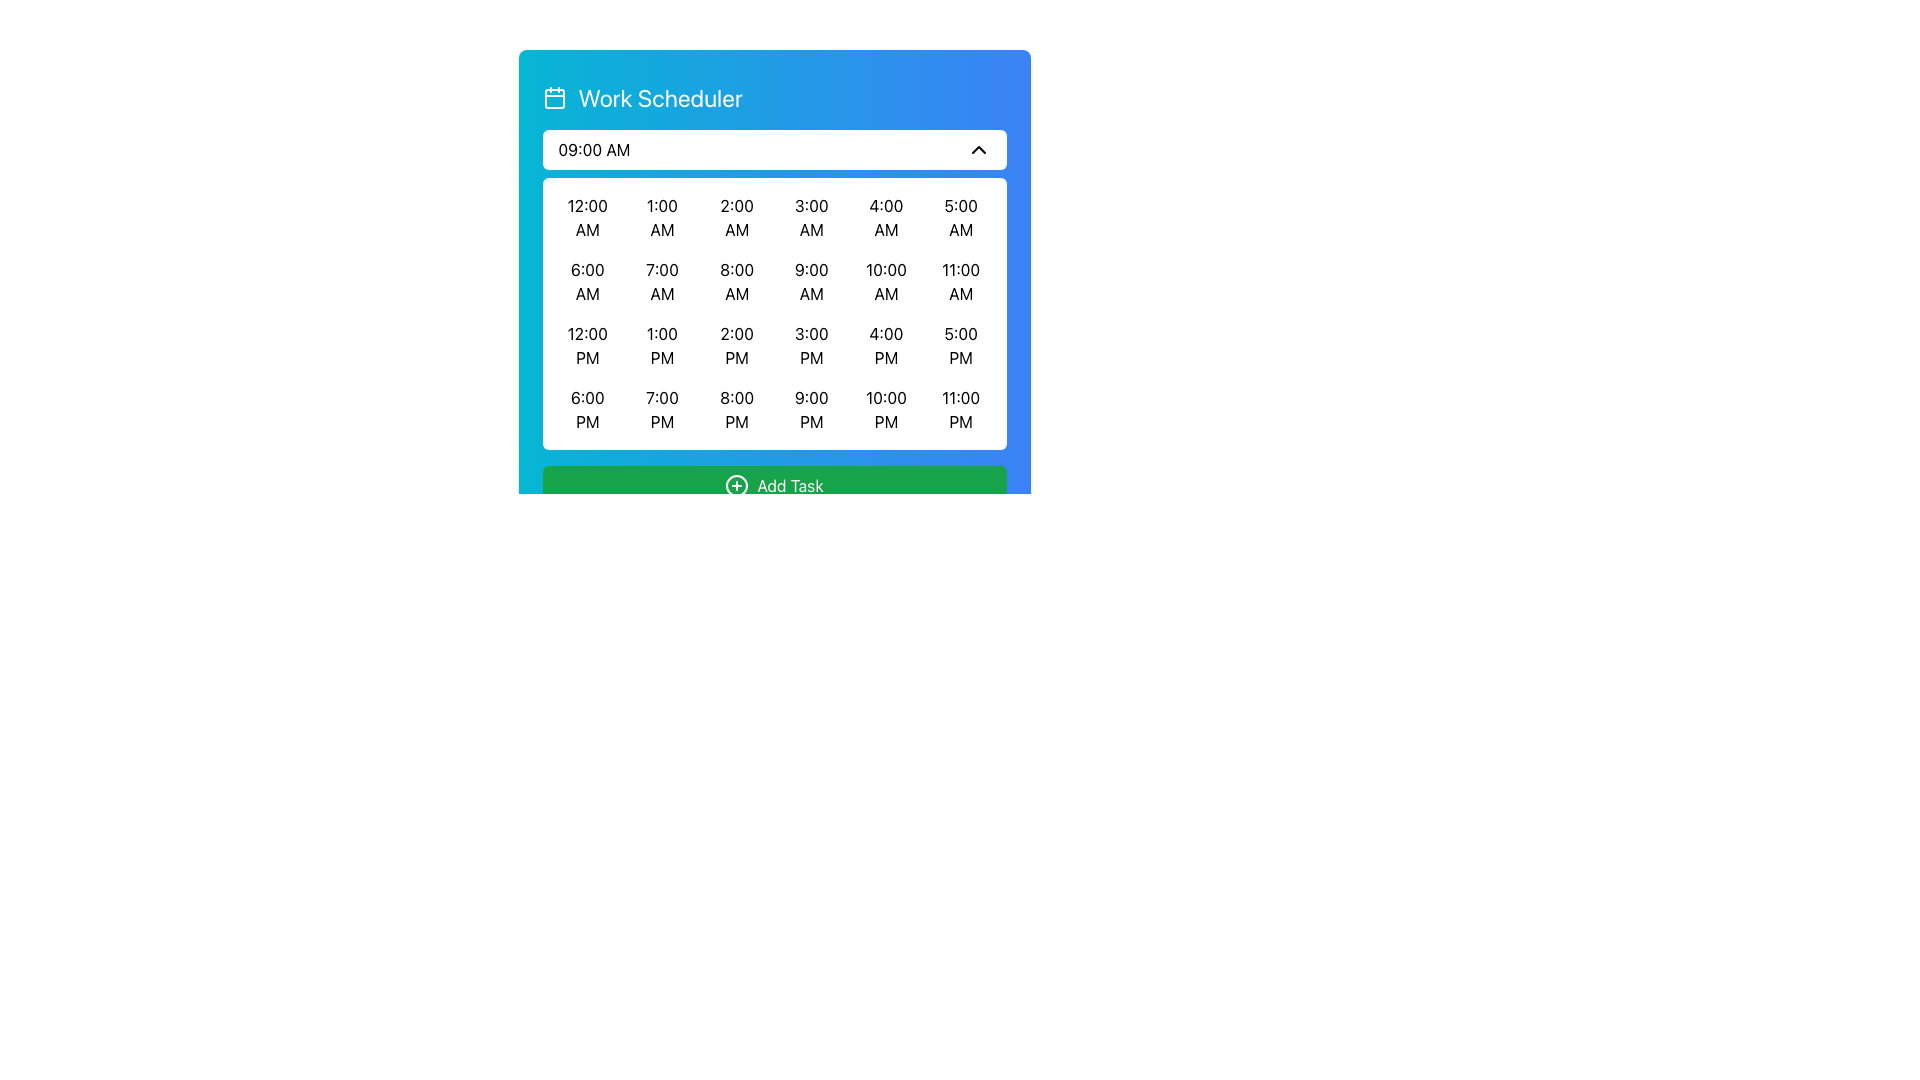  Describe the element at coordinates (961, 345) in the screenshot. I see `the button labeled '5:00 PM' located` at that location.